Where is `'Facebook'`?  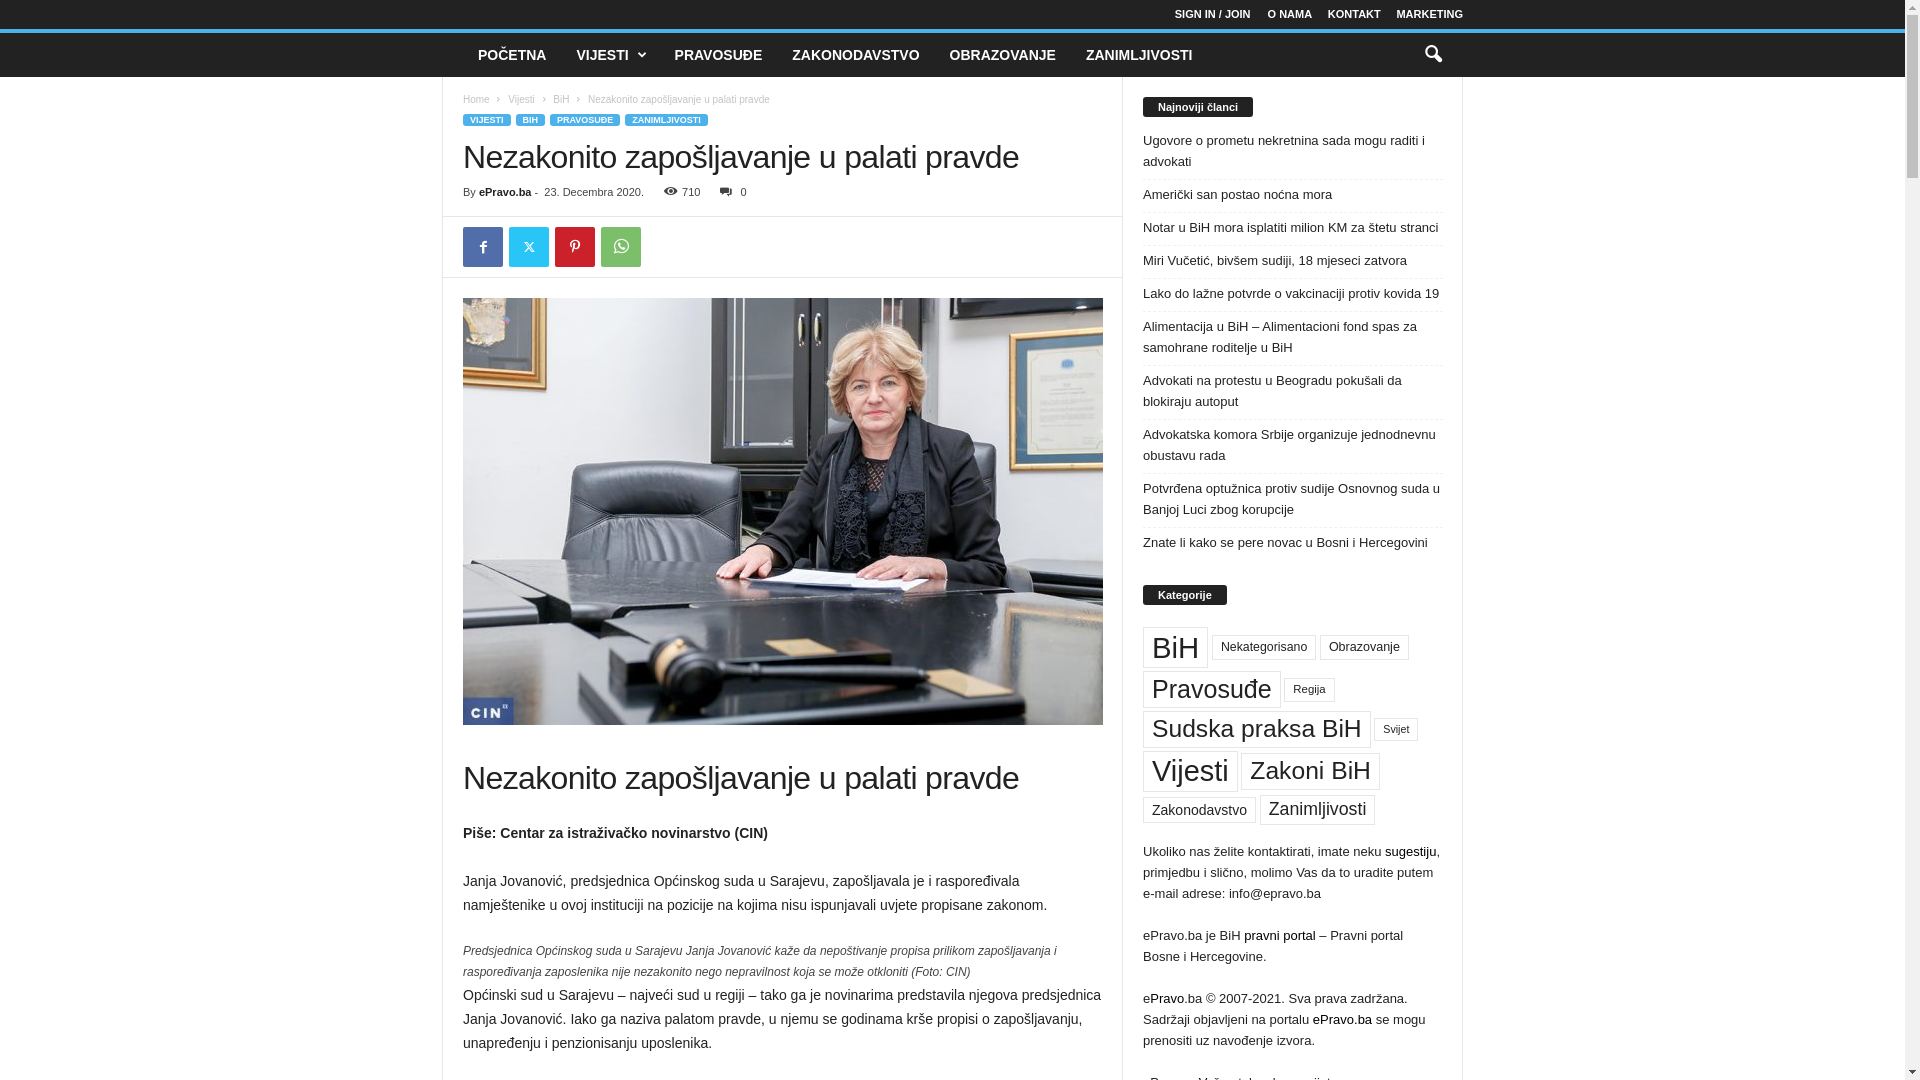
'Facebook' is located at coordinates (483, 245).